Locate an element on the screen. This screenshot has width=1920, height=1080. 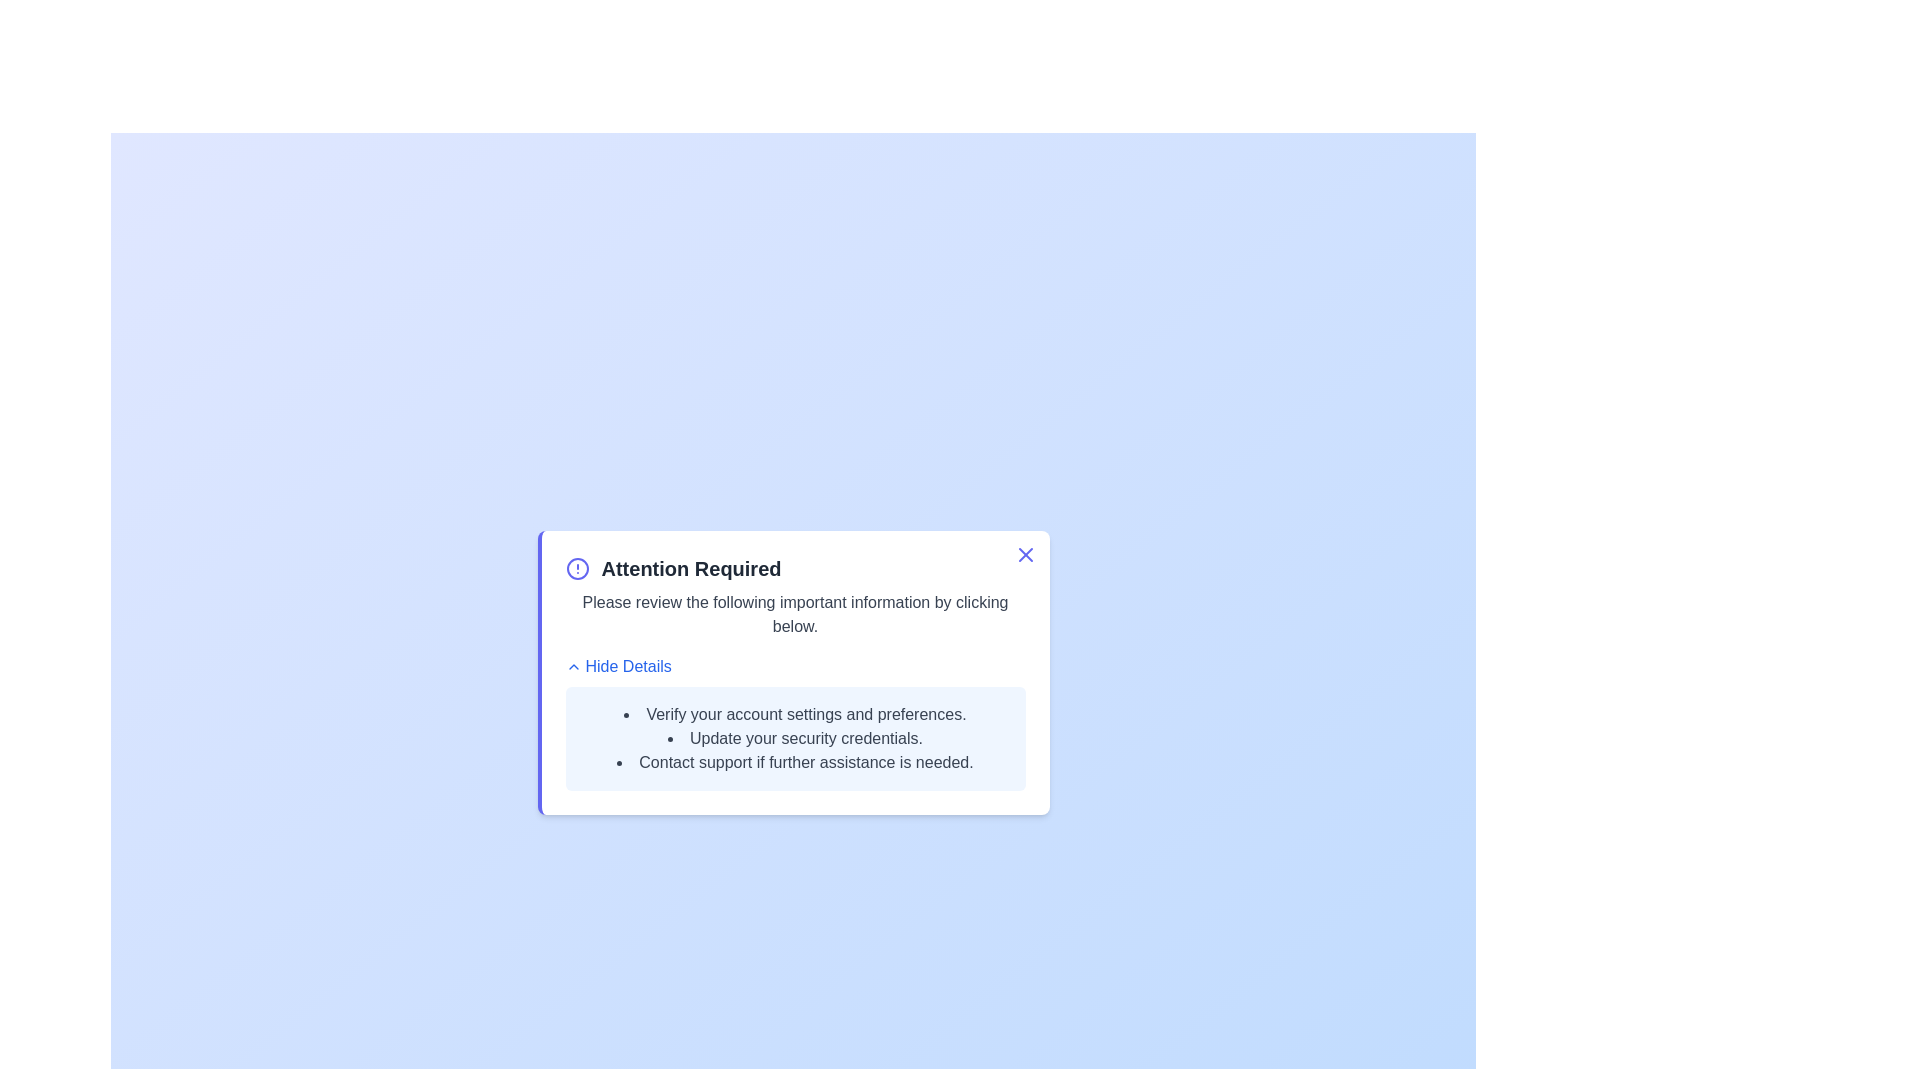
the close button to close the alert is located at coordinates (1025, 555).